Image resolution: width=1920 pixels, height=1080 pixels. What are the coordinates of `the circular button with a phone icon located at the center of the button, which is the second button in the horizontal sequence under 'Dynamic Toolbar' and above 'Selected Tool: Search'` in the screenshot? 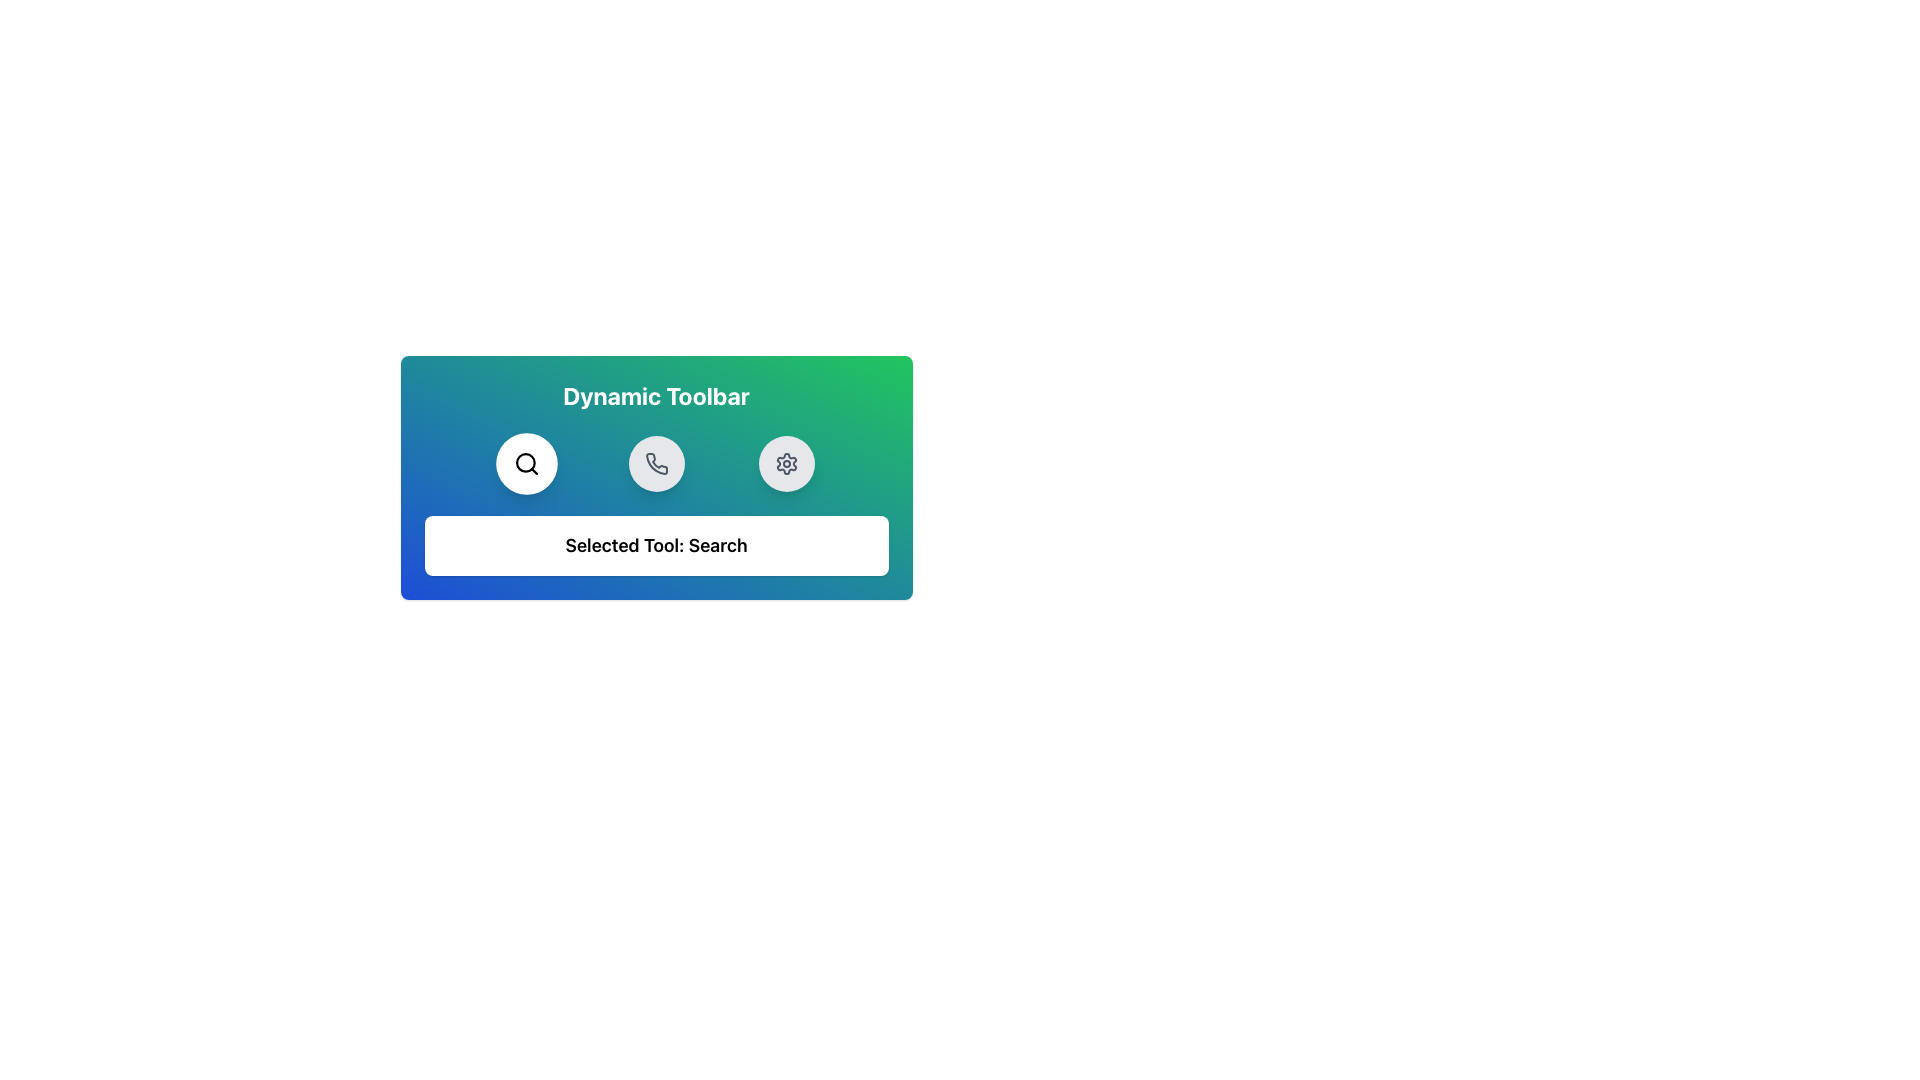 It's located at (656, 463).